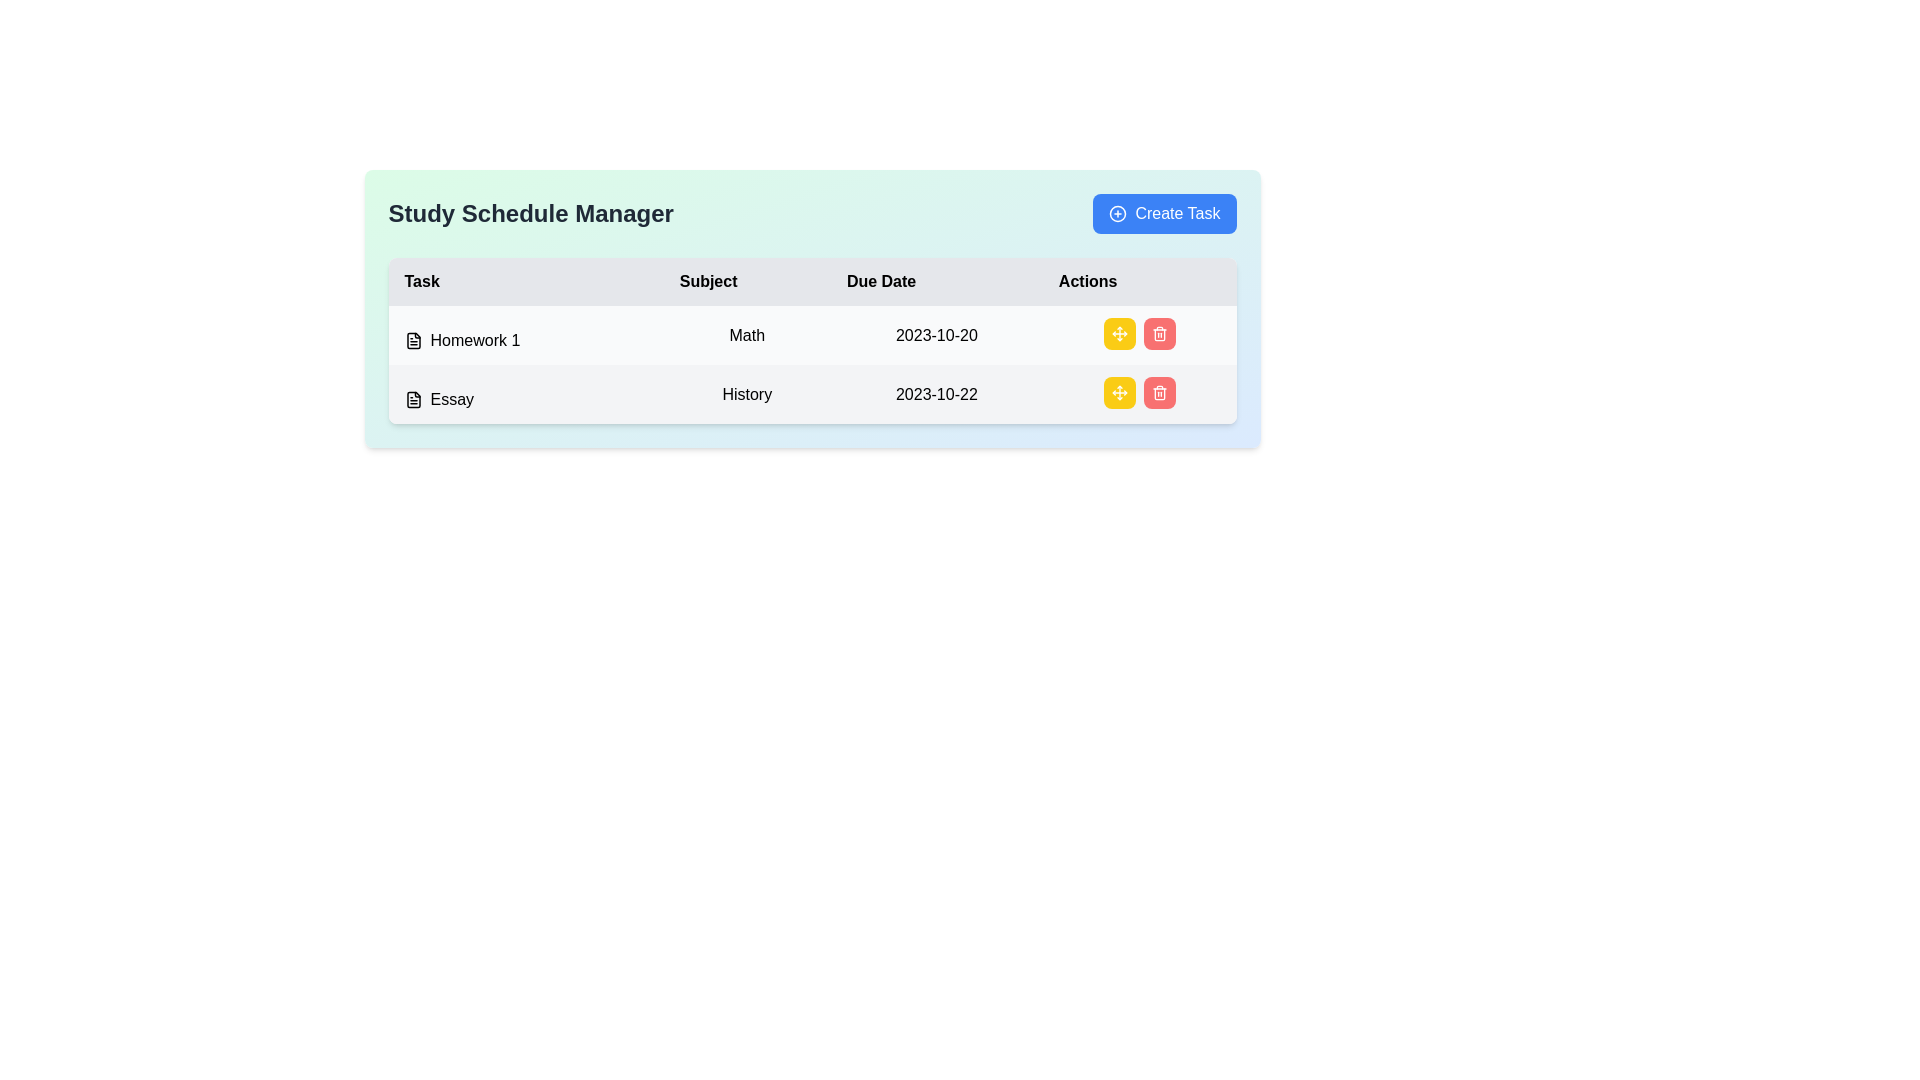 The image size is (1920, 1080). Describe the element at coordinates (1118, 333) in the screenshot. I see `the yellow button with a rounded corner and an icon of four outward-facing arrows in the 'Actions' column of the second row for the task 'Essay'` at that location.